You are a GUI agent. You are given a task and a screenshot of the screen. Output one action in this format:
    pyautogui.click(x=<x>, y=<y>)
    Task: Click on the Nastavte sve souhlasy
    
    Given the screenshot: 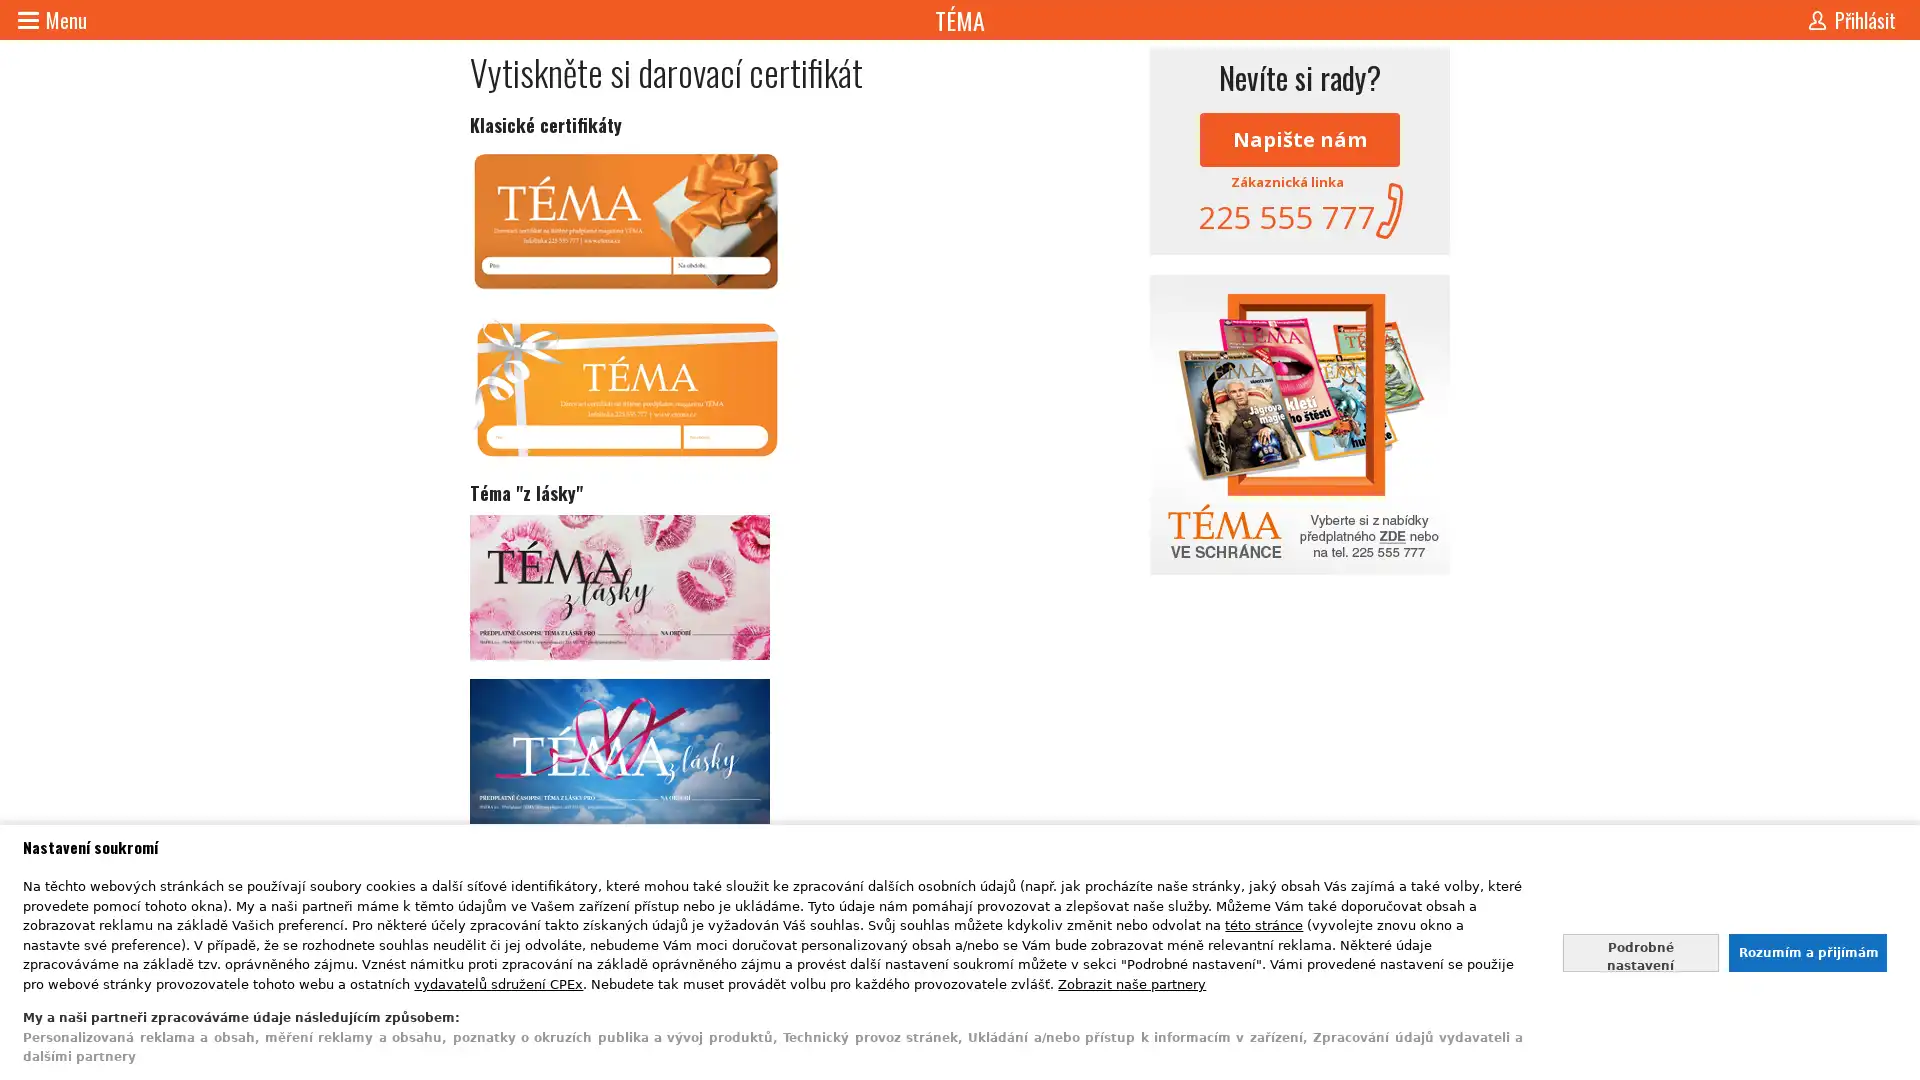 What is the action you would take?
    pyautogui.click(x=1640, y=951)
    